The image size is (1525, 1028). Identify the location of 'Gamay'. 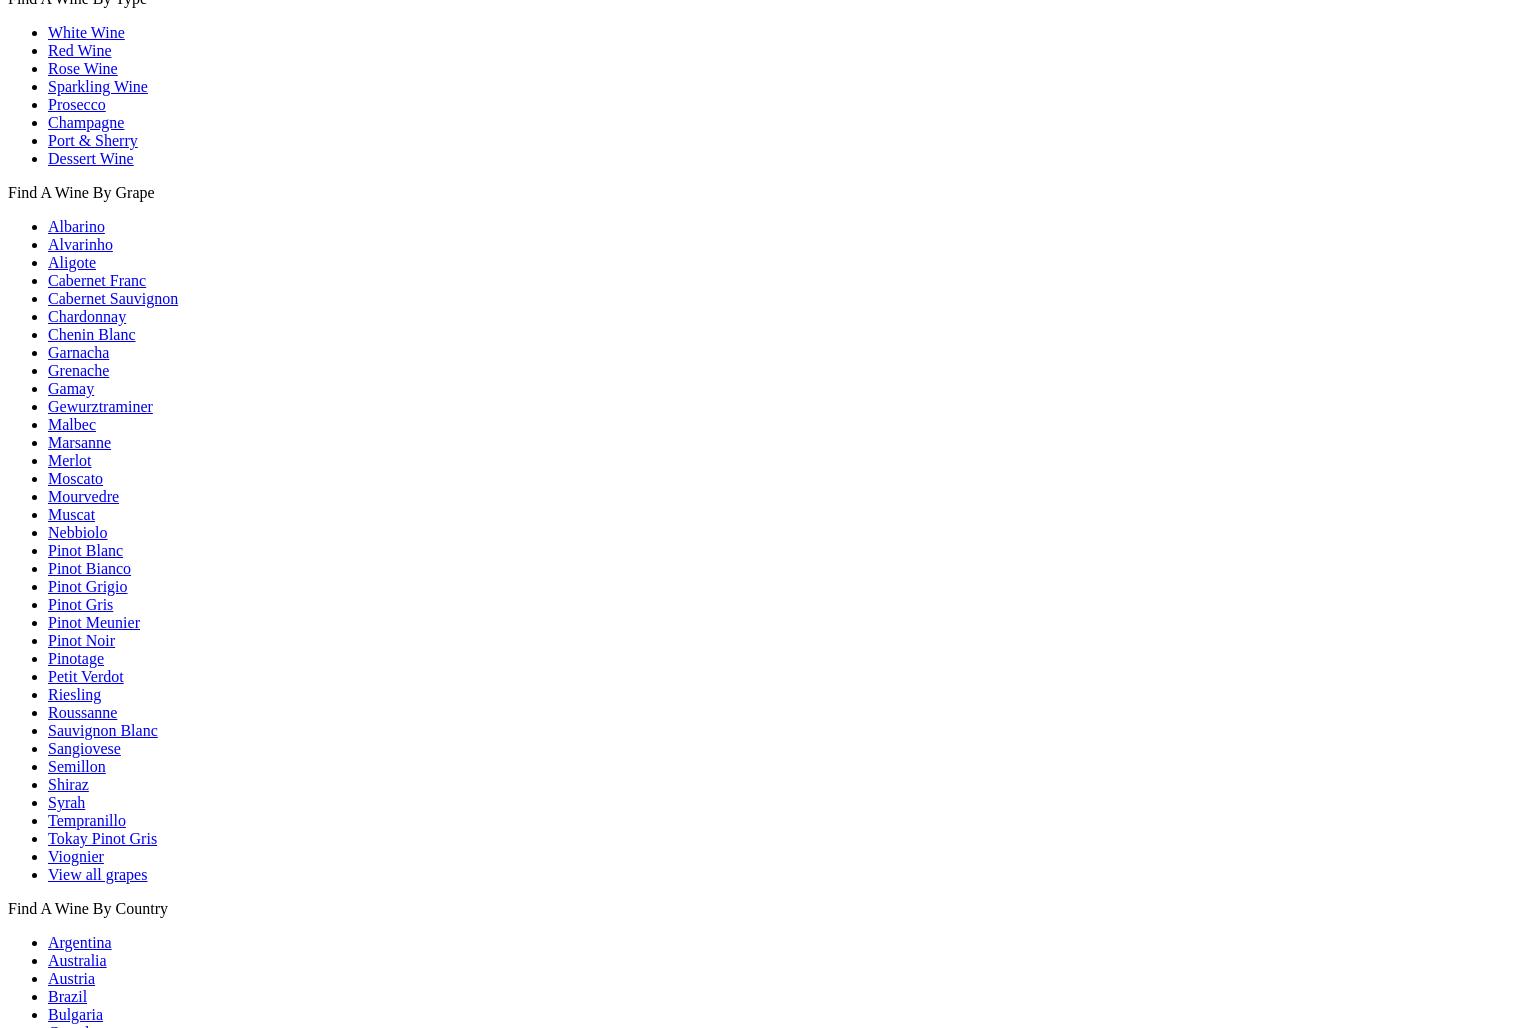
(71, 387).